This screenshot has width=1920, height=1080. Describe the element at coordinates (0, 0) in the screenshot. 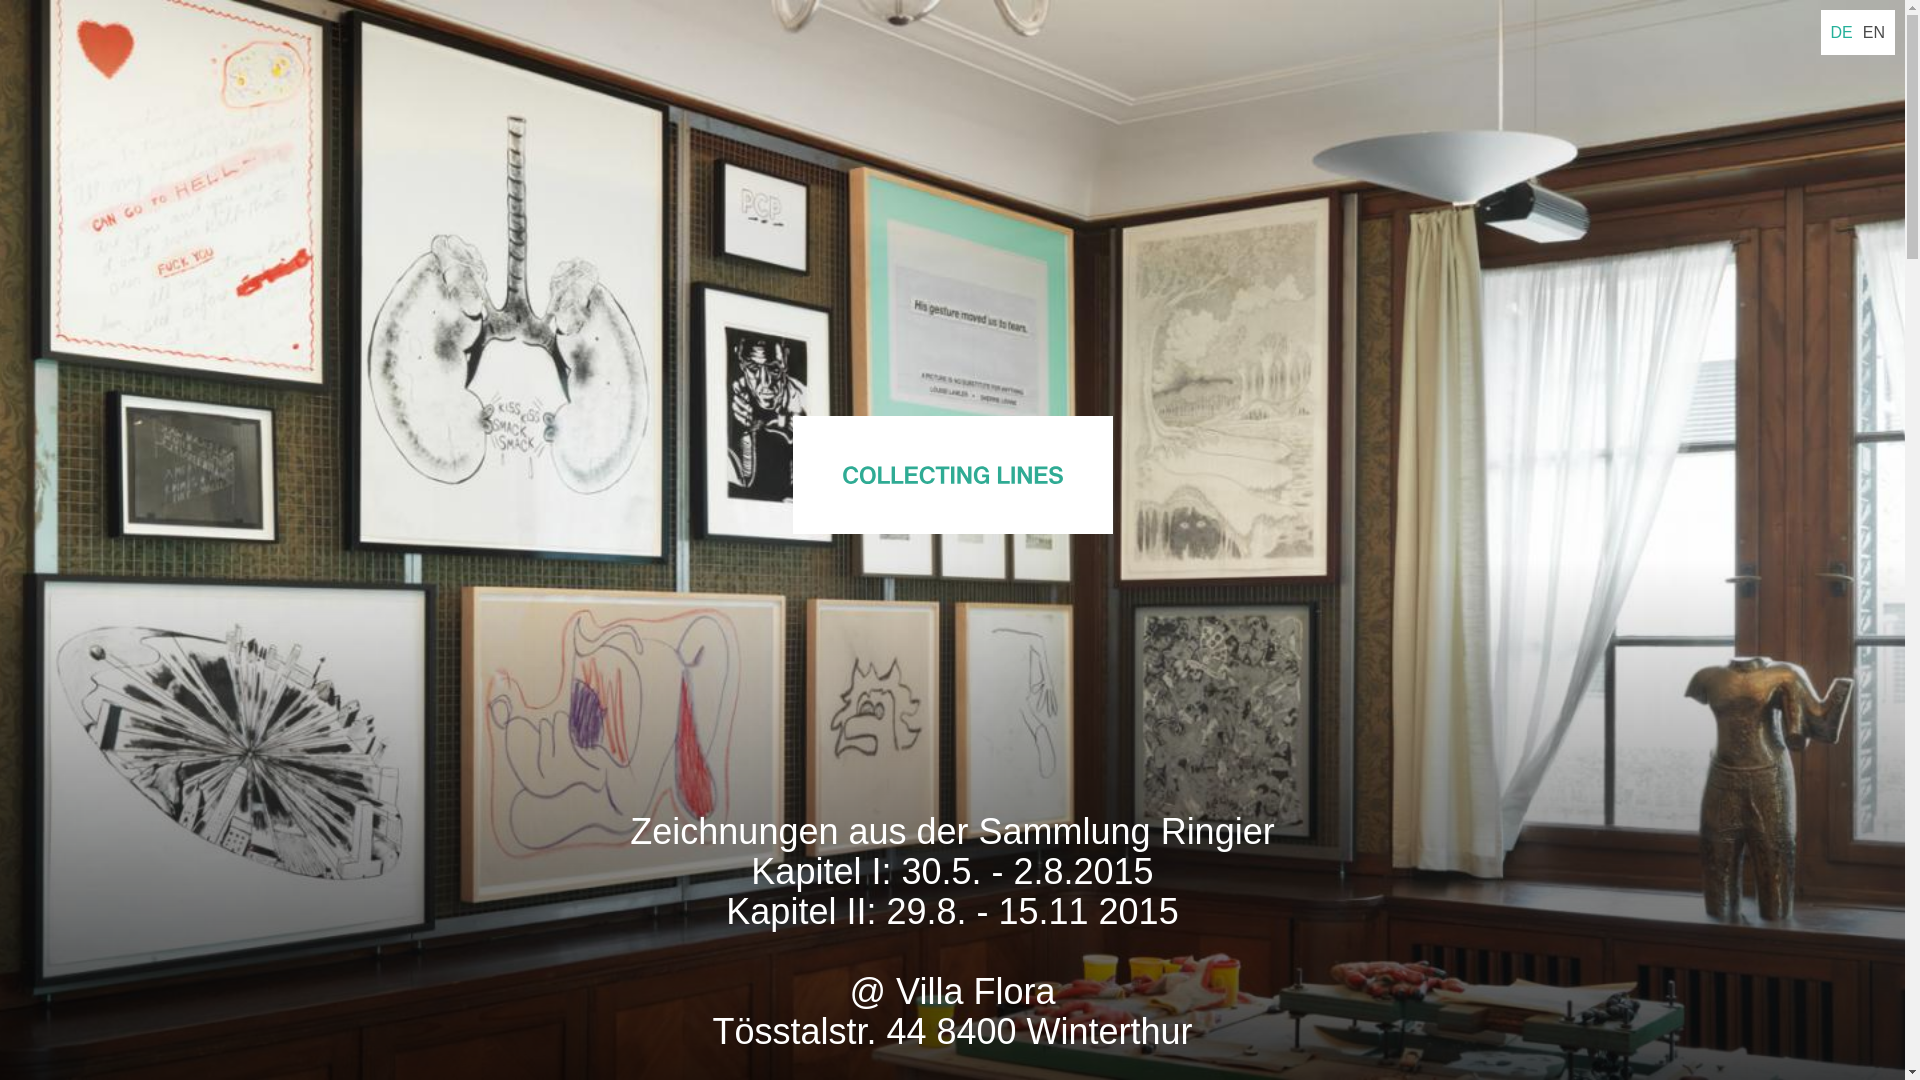

I see `'Skip to main content'` at that location.